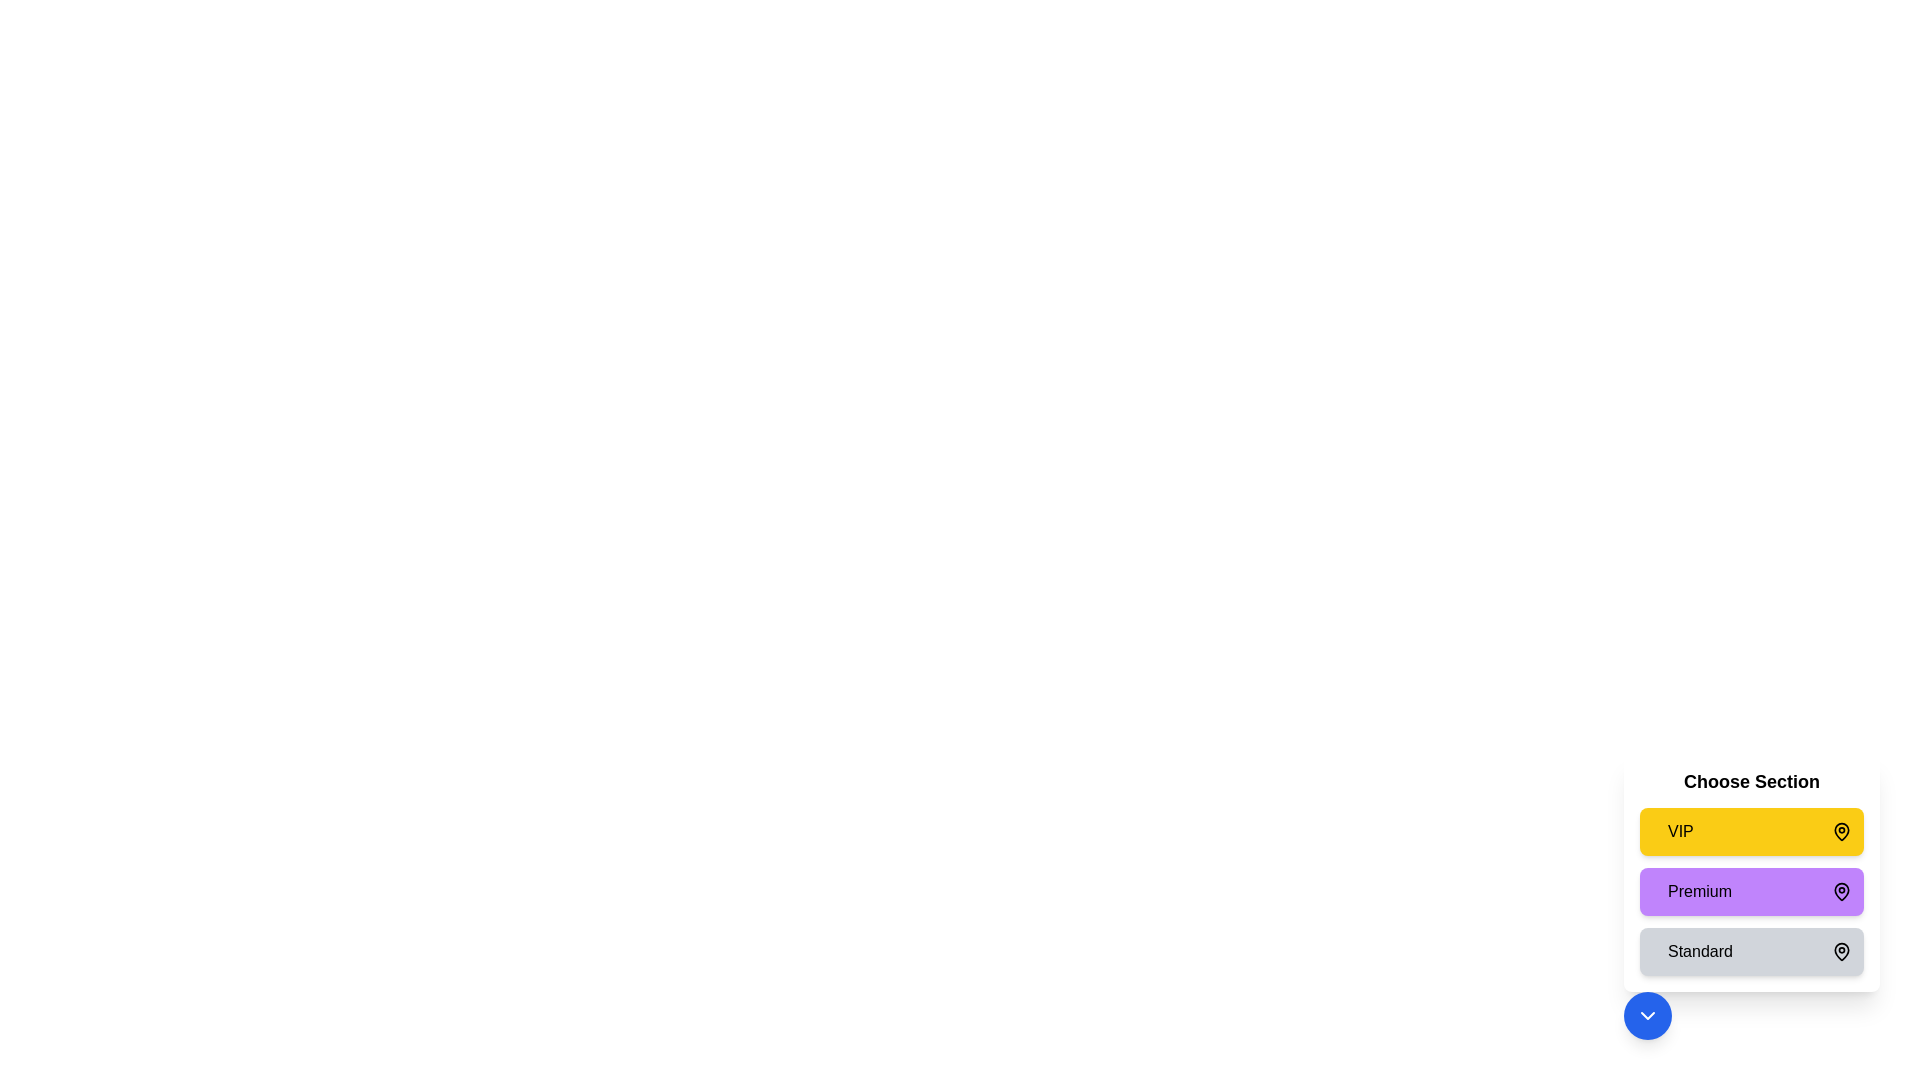 This screenshot has width=1920, height=1080. Describe the element at coordinates (1751, 951) in the screenshot. I see `the seating section Standard by clicking on the respective section card` at that location.